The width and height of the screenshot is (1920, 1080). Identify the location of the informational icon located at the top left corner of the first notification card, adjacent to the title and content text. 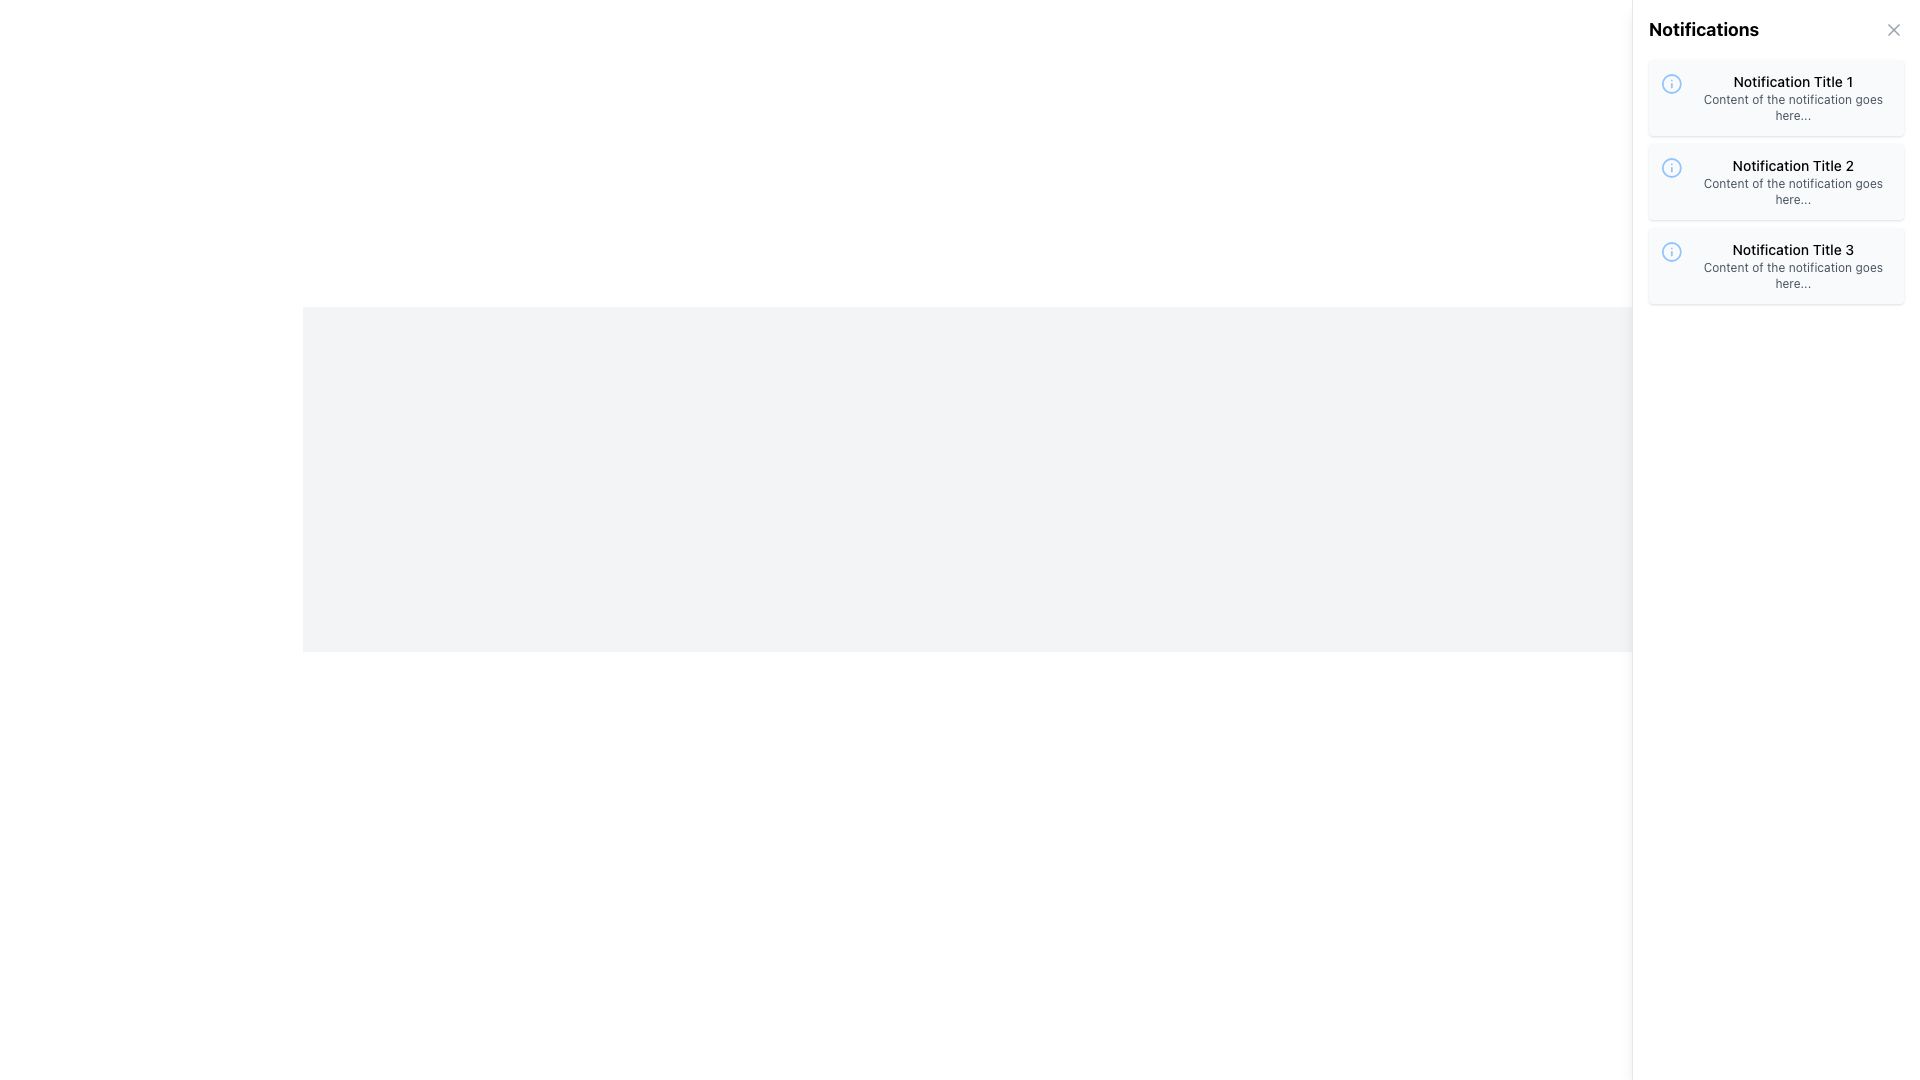
(1671, 83).